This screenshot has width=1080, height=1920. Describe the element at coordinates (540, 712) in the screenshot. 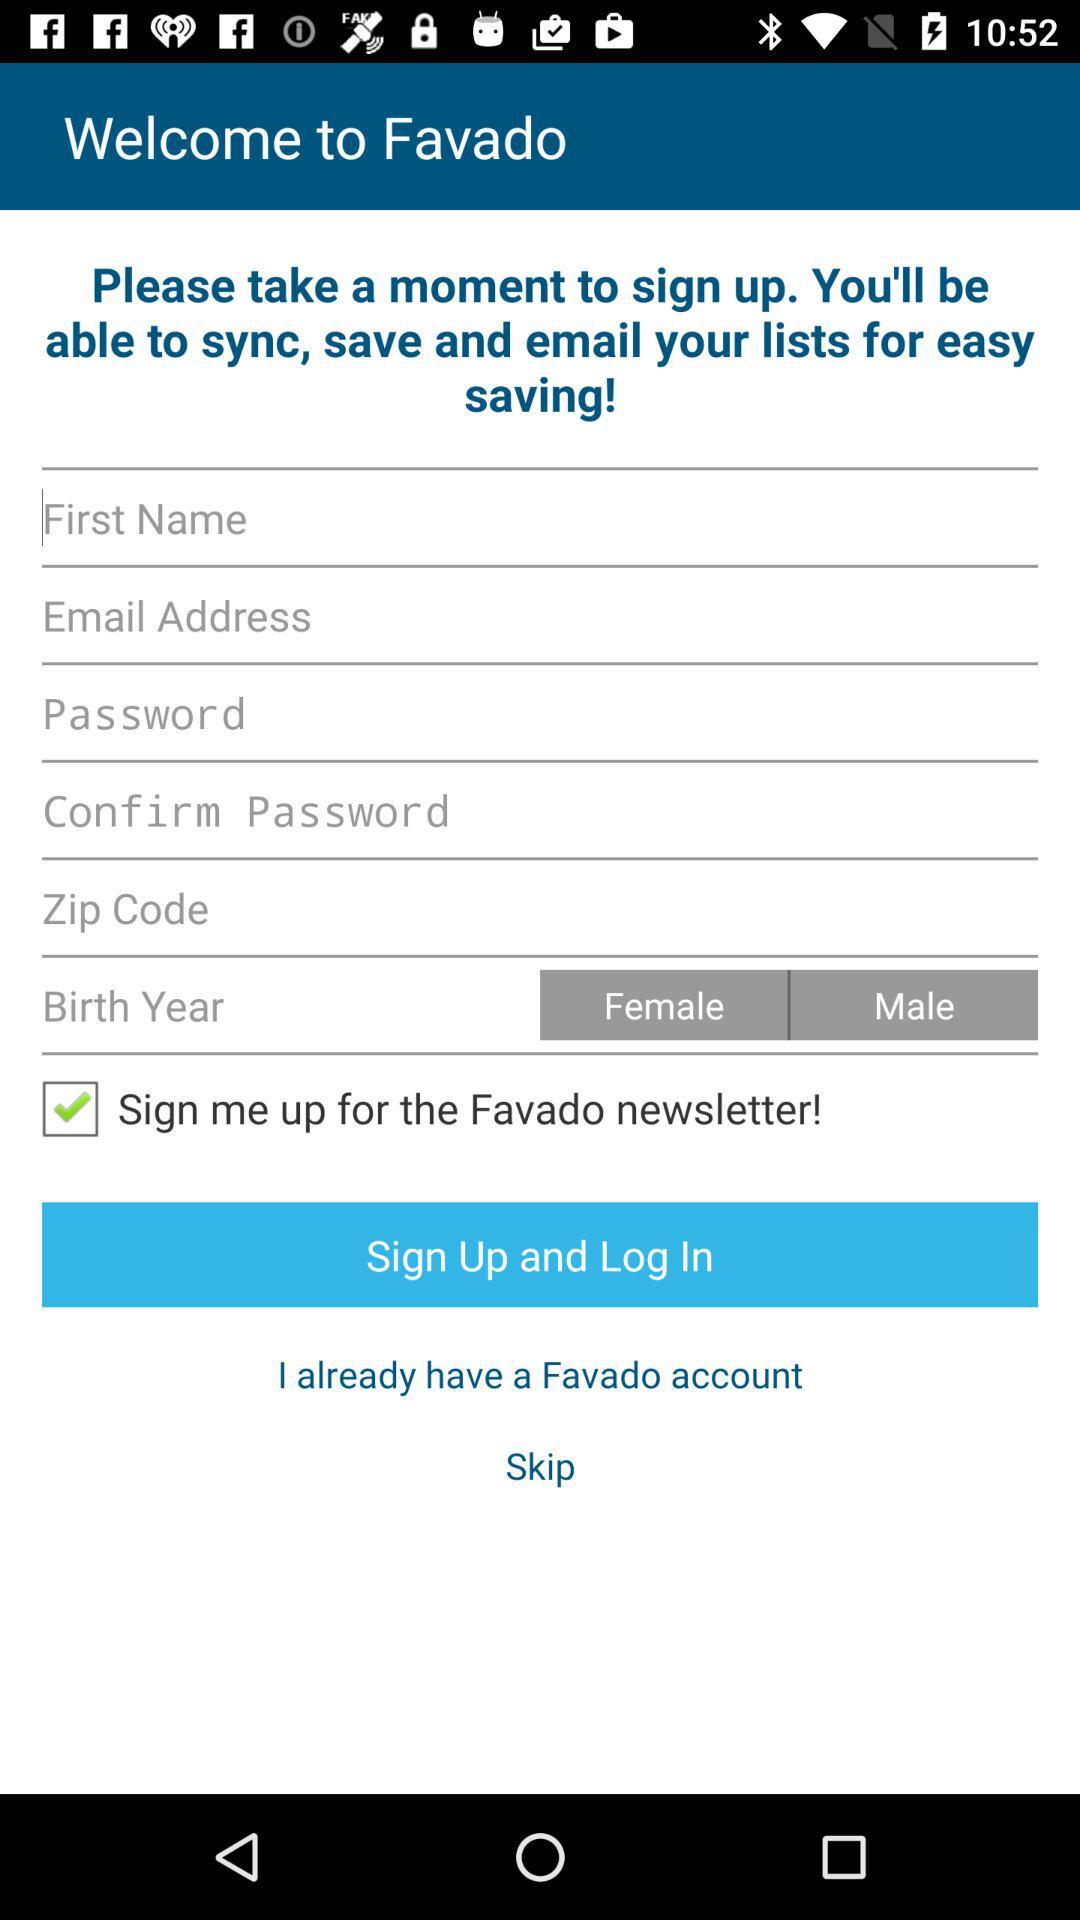

I see `password field` at that location.